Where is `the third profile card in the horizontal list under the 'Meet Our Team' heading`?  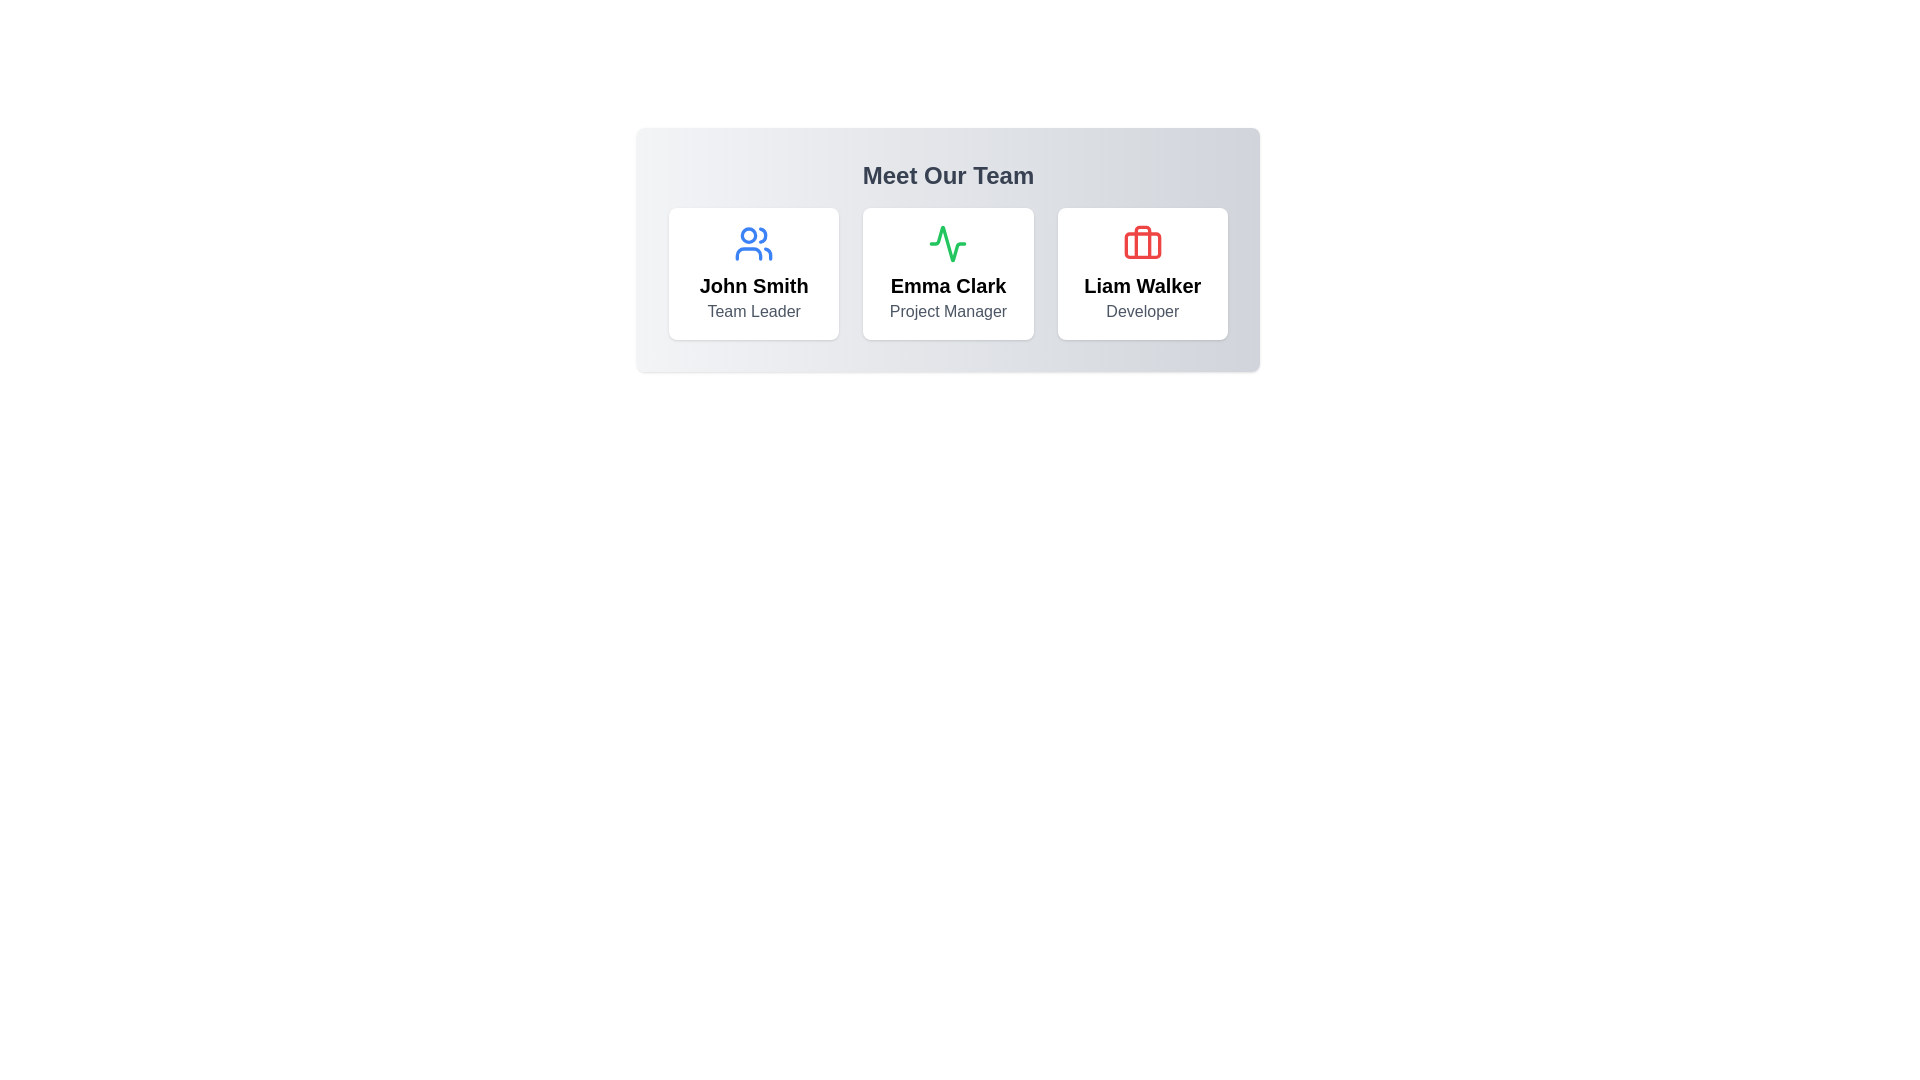 the third profile card in the horizontal list under the 'Meet Our Team' heading is located at coordinates (1142, 273).